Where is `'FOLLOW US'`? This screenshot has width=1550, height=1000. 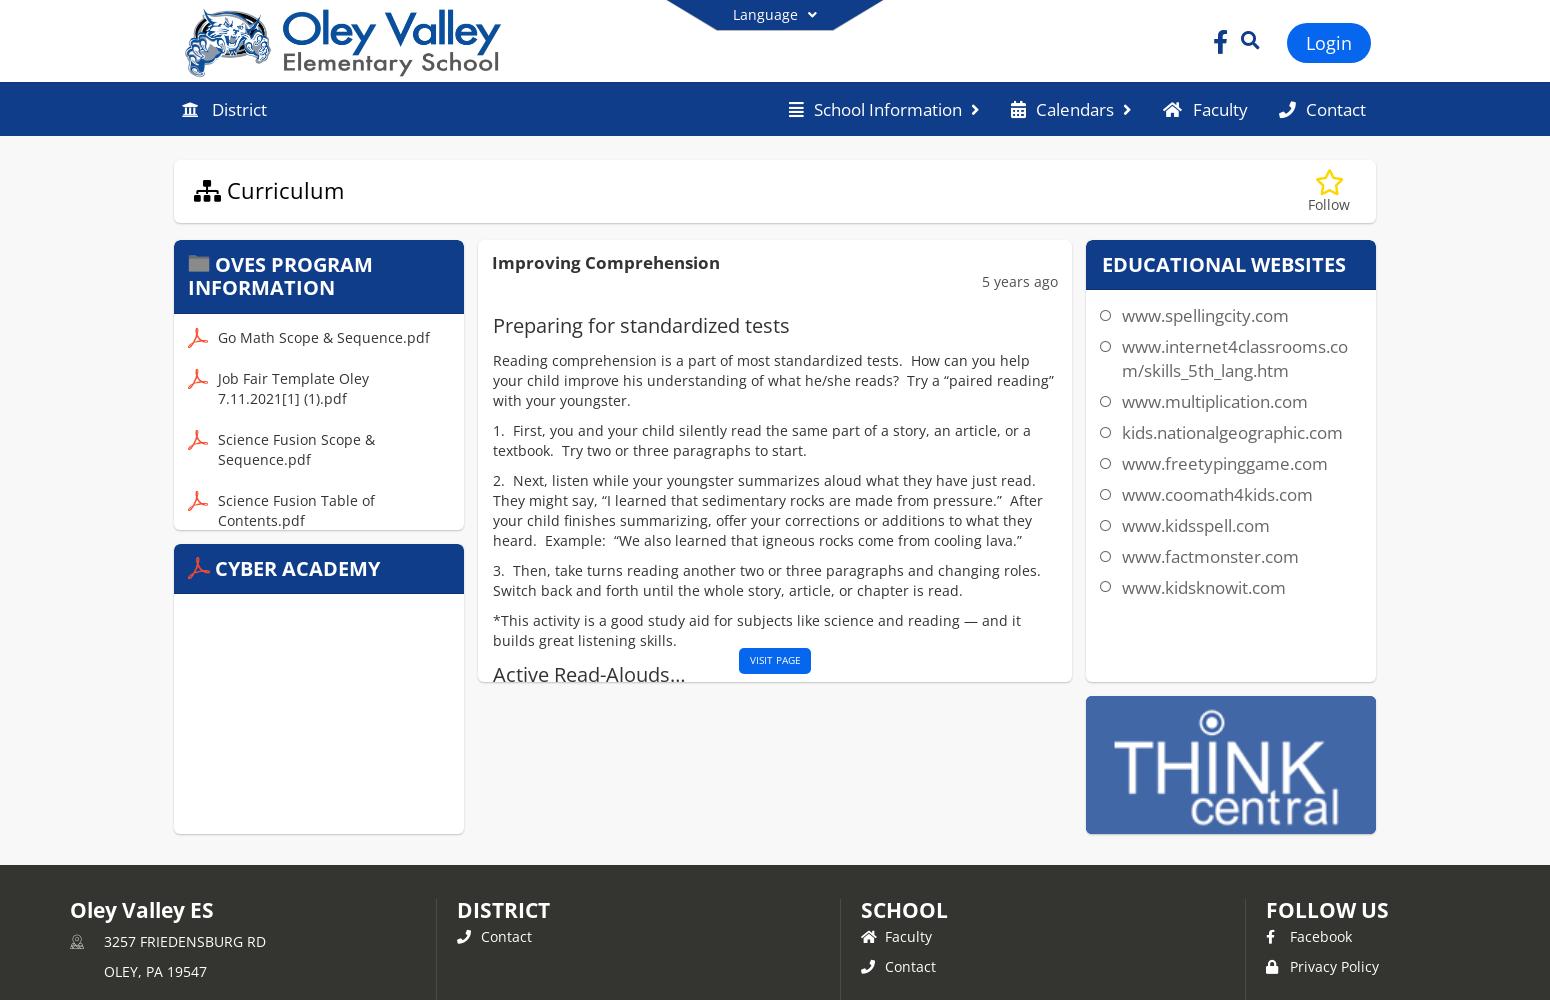
'FOLLOW US' is located at coordinates (1263, 910).